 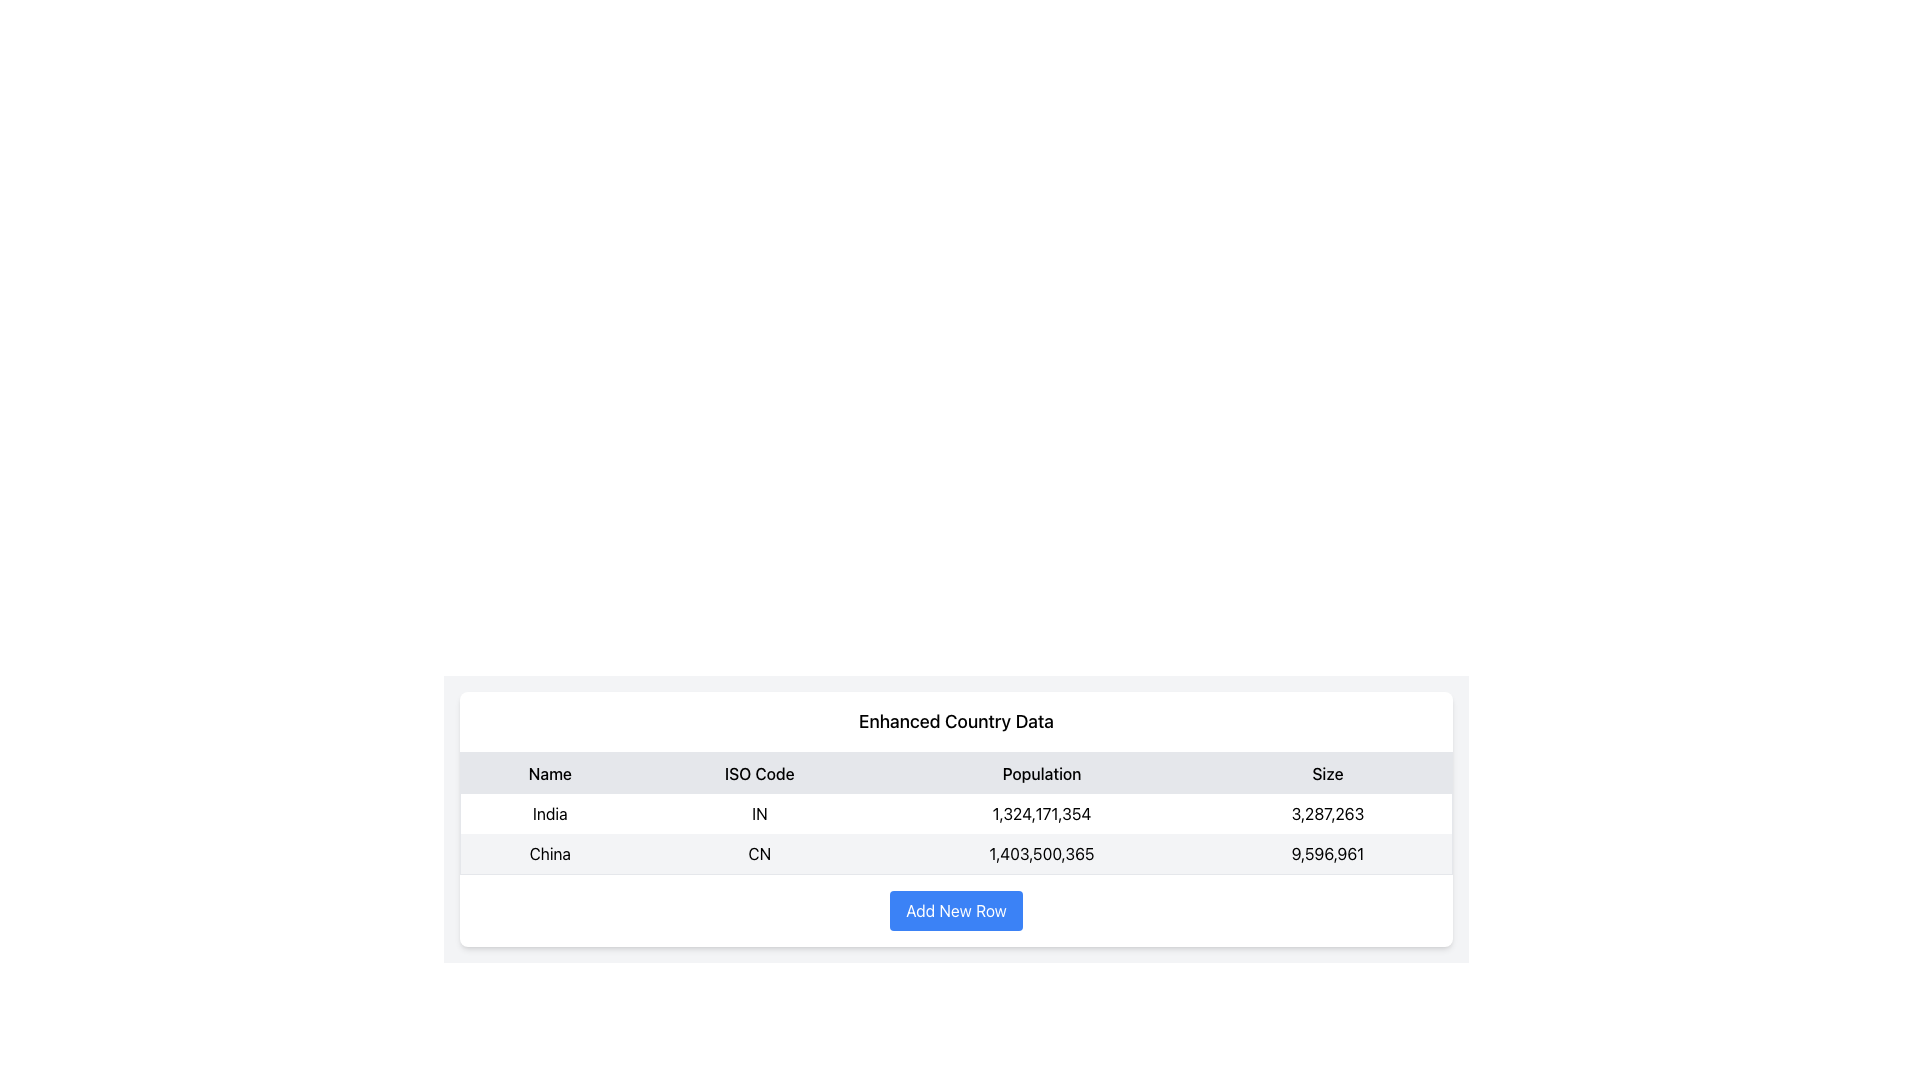 What do you see at coordinates (1040, 854) in the screenshot?
I see `the population text displaying '1,403,500,365' in bold black, located in the Population column for China (ISO code CN)` at bounding box center [1040, 854].